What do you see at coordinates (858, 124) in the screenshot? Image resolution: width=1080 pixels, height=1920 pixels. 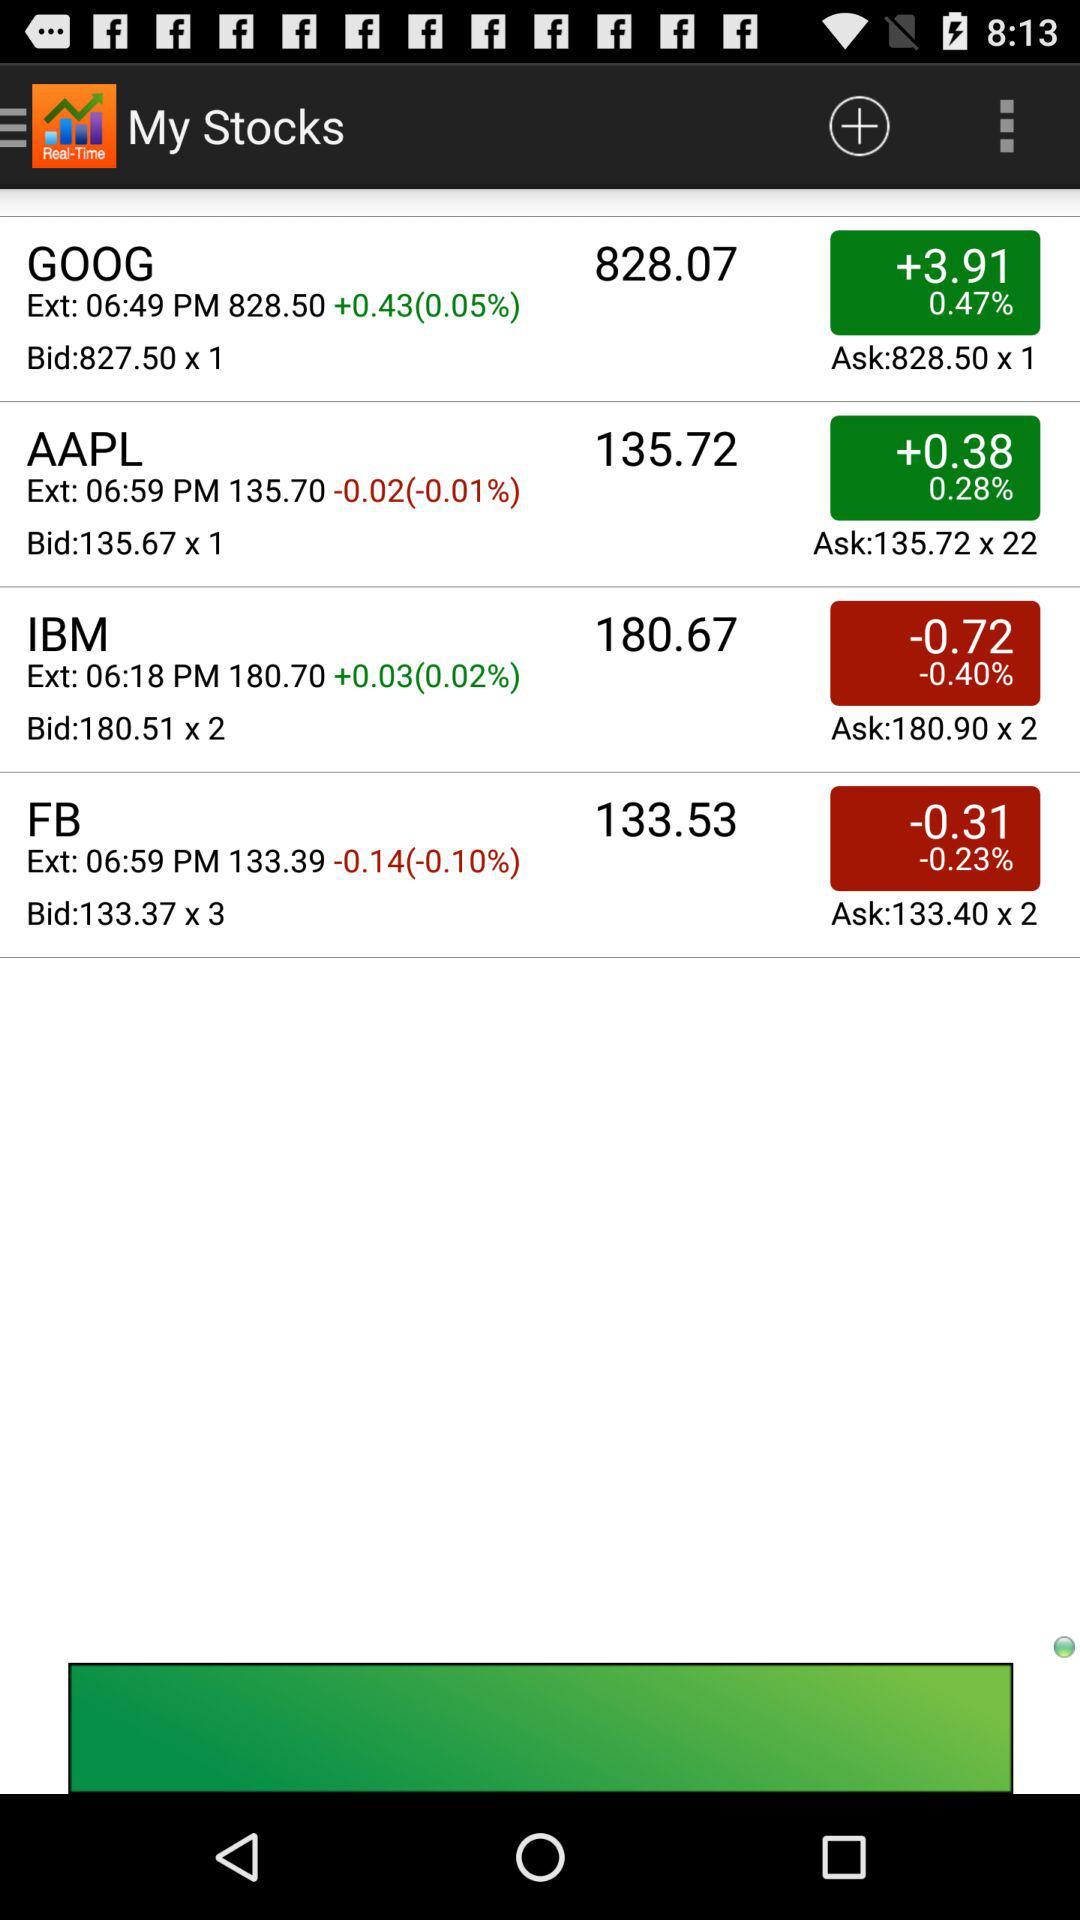 I see `clicking on this button would give the use more information` at bounding box center [858, 124].